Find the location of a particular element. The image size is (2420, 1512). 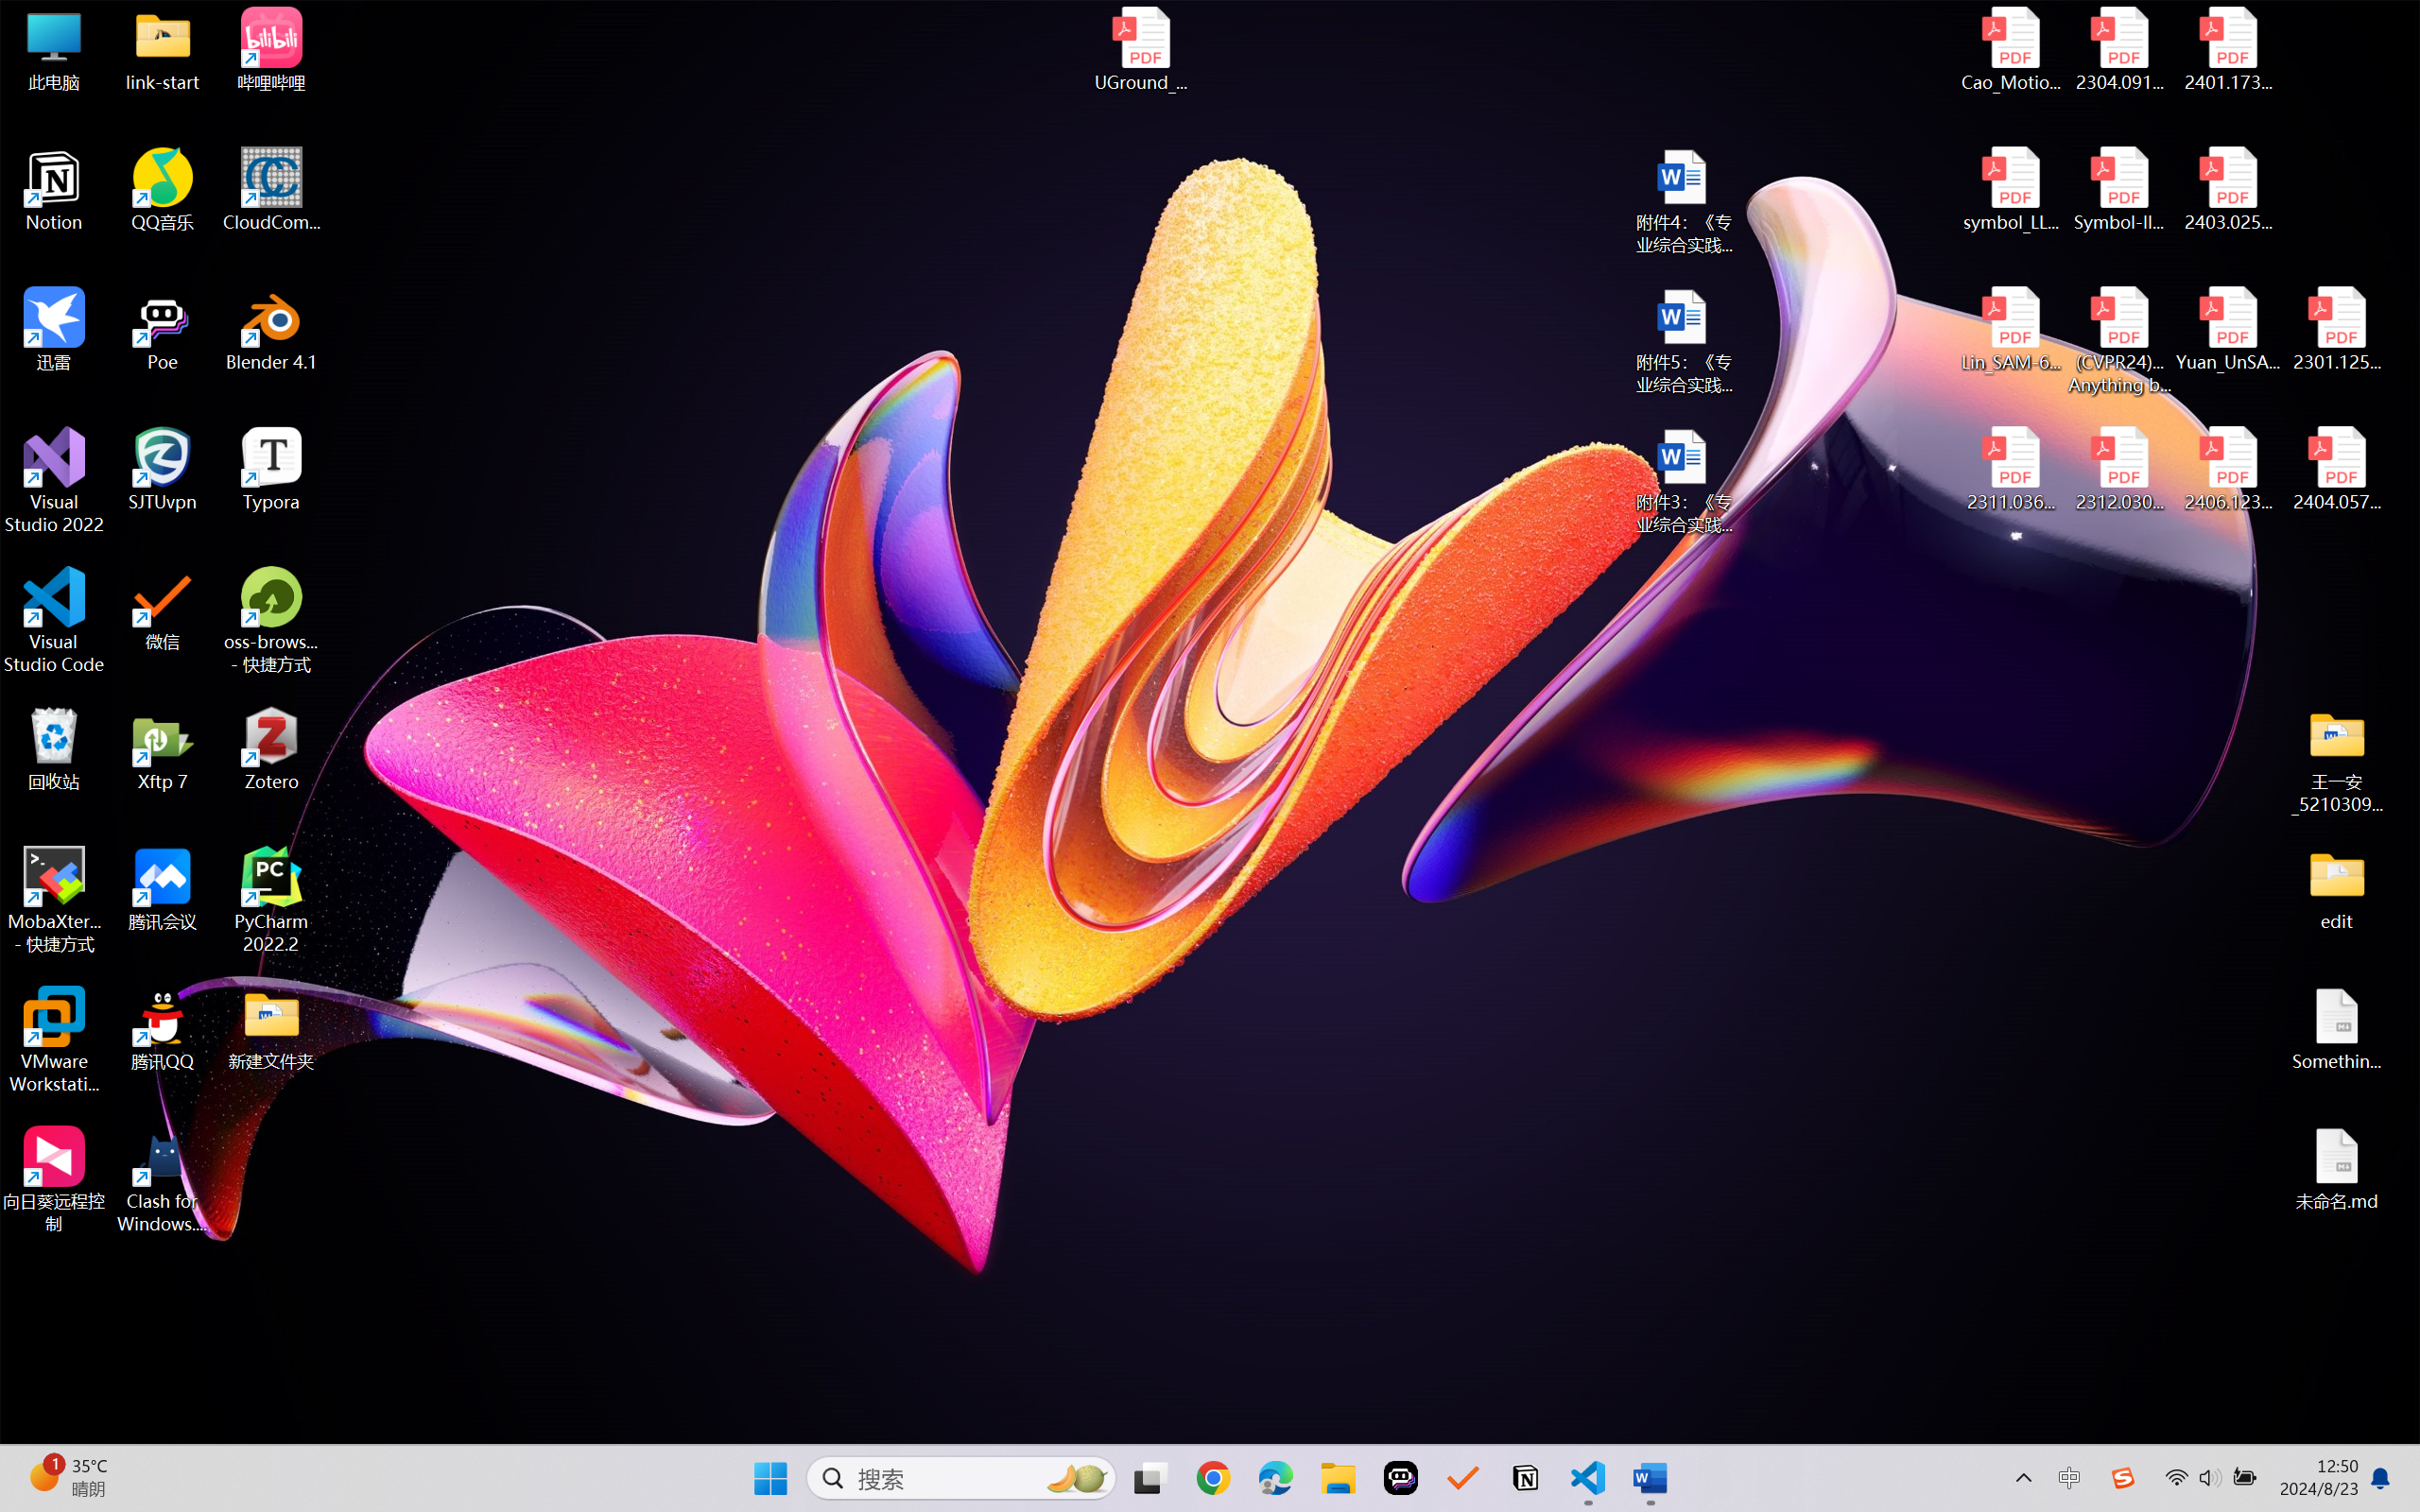

'VMware Workstation Pro' is located at coordinates (53, 1040).